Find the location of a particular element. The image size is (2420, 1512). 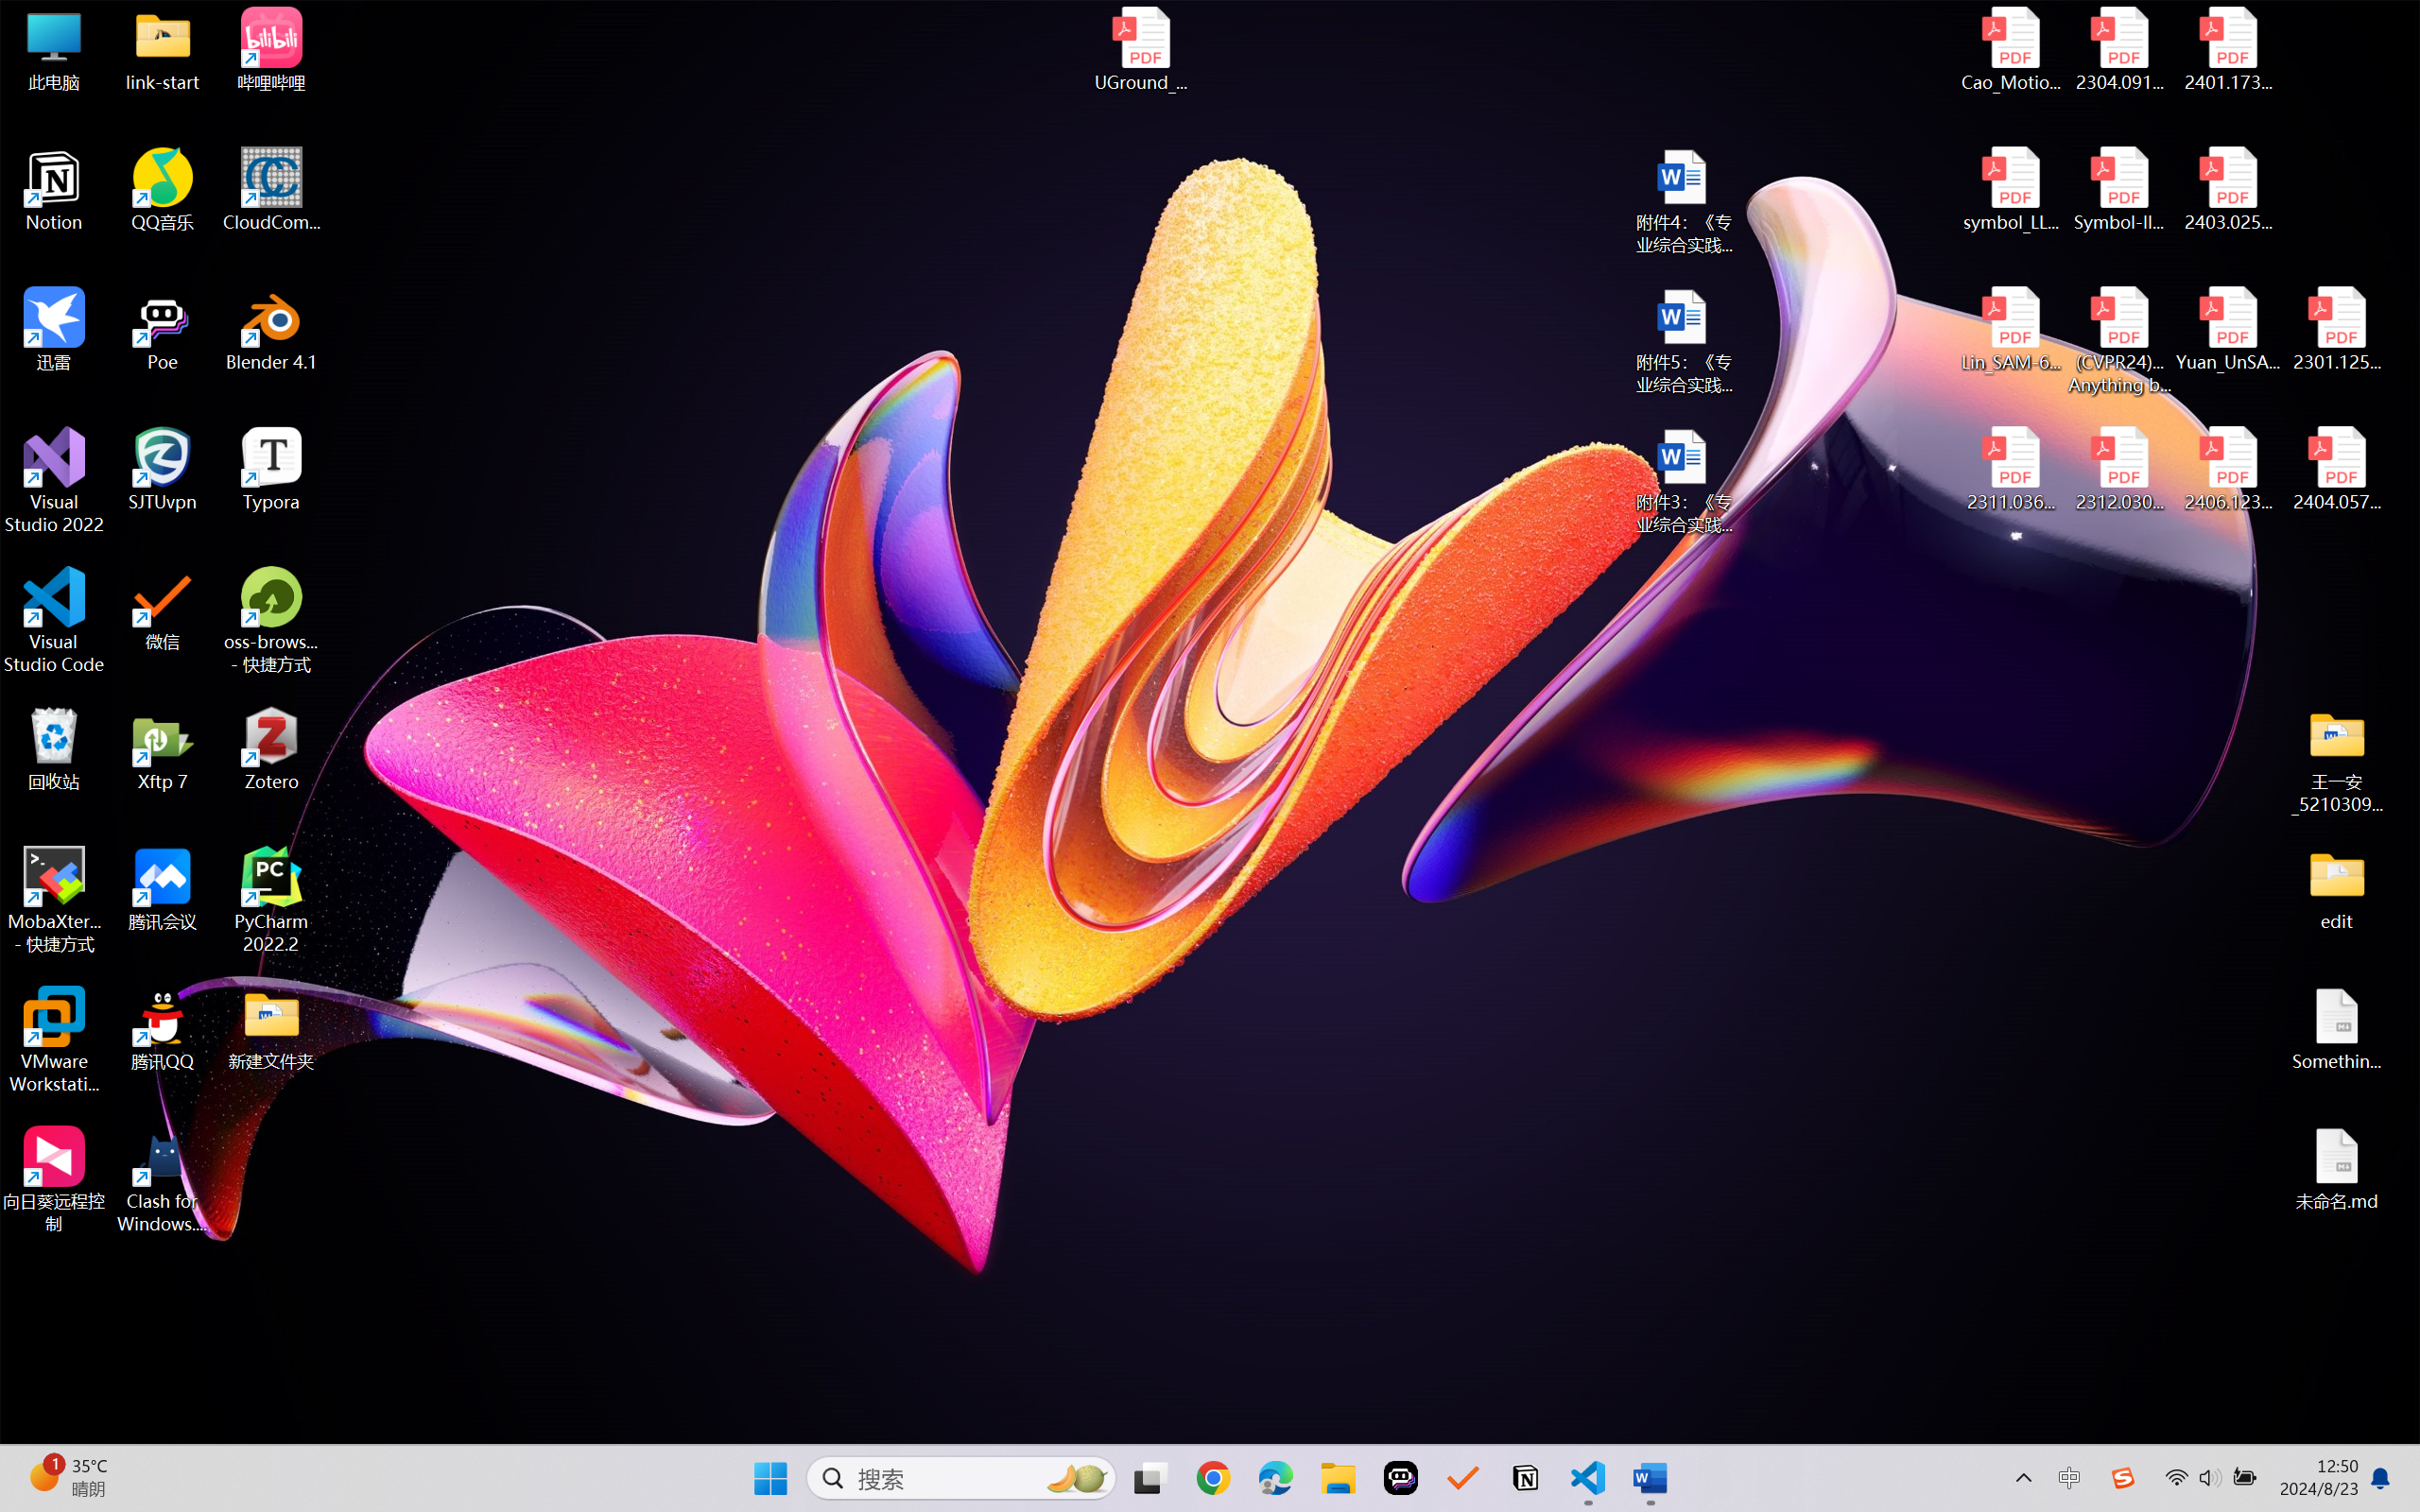

'VMware Workstation Pro' is located at coordinates (53, 1040).